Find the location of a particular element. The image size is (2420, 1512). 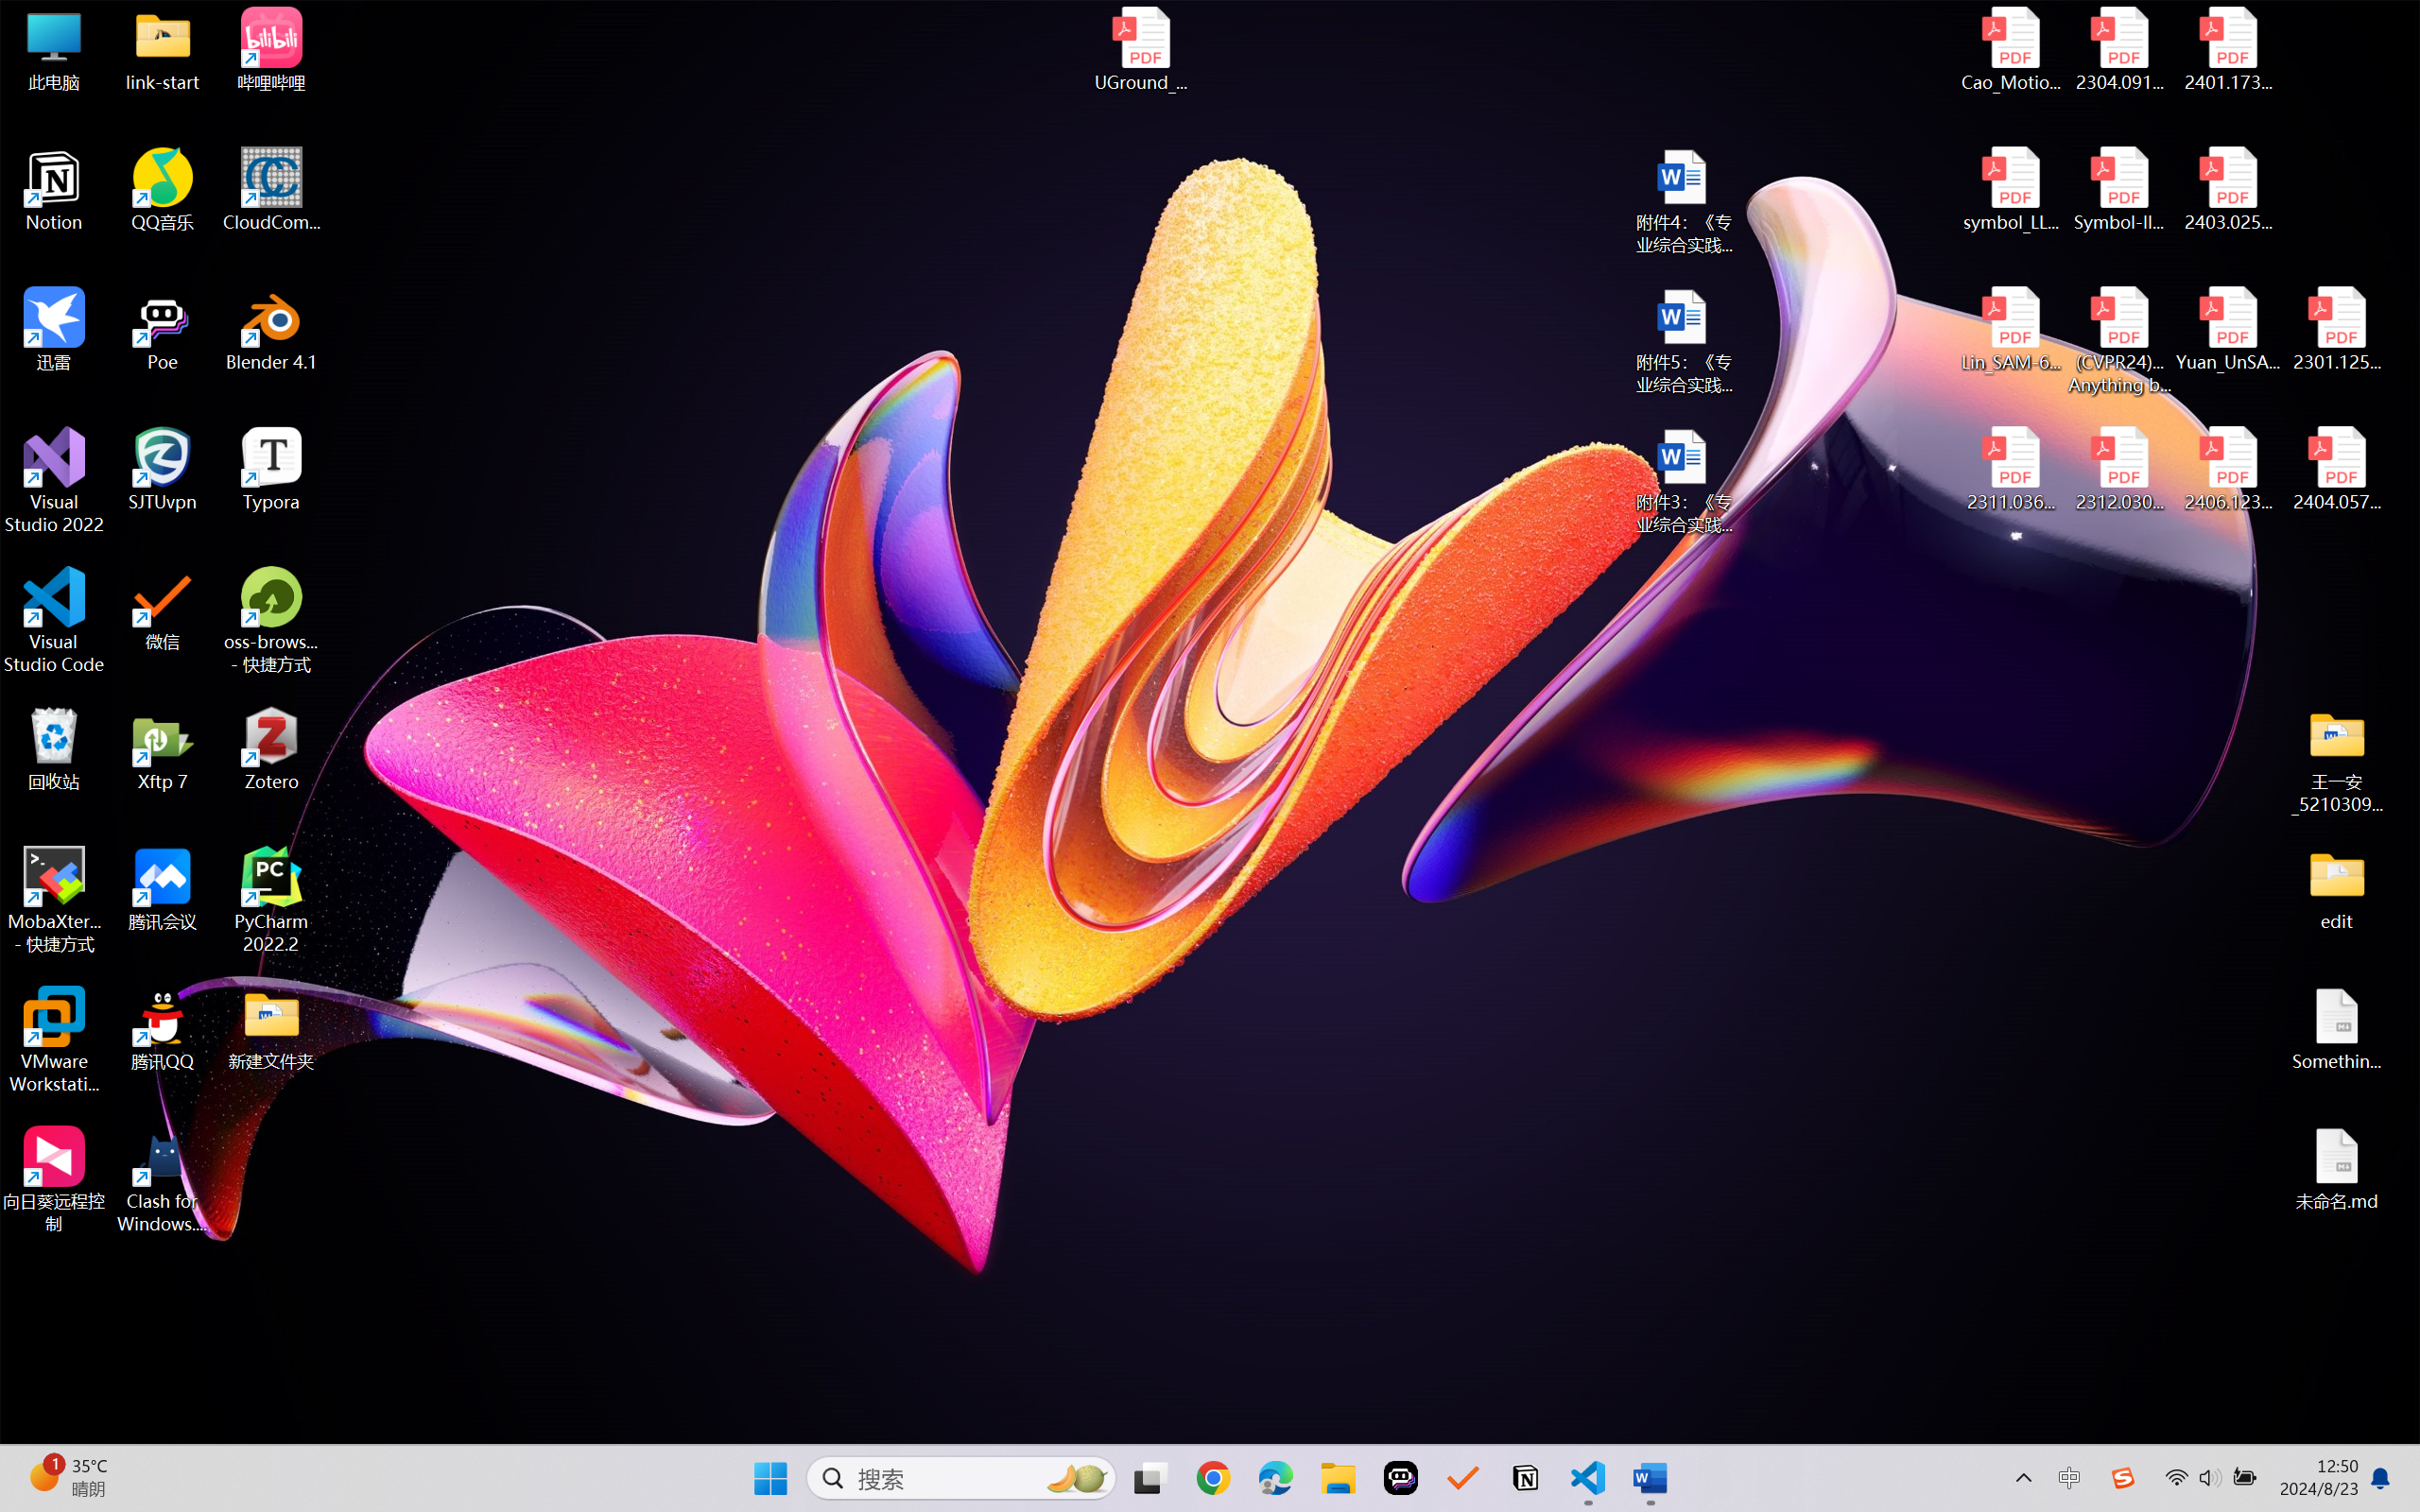

'VMware Workstation Pro' is located at coordinates (53, 1040).